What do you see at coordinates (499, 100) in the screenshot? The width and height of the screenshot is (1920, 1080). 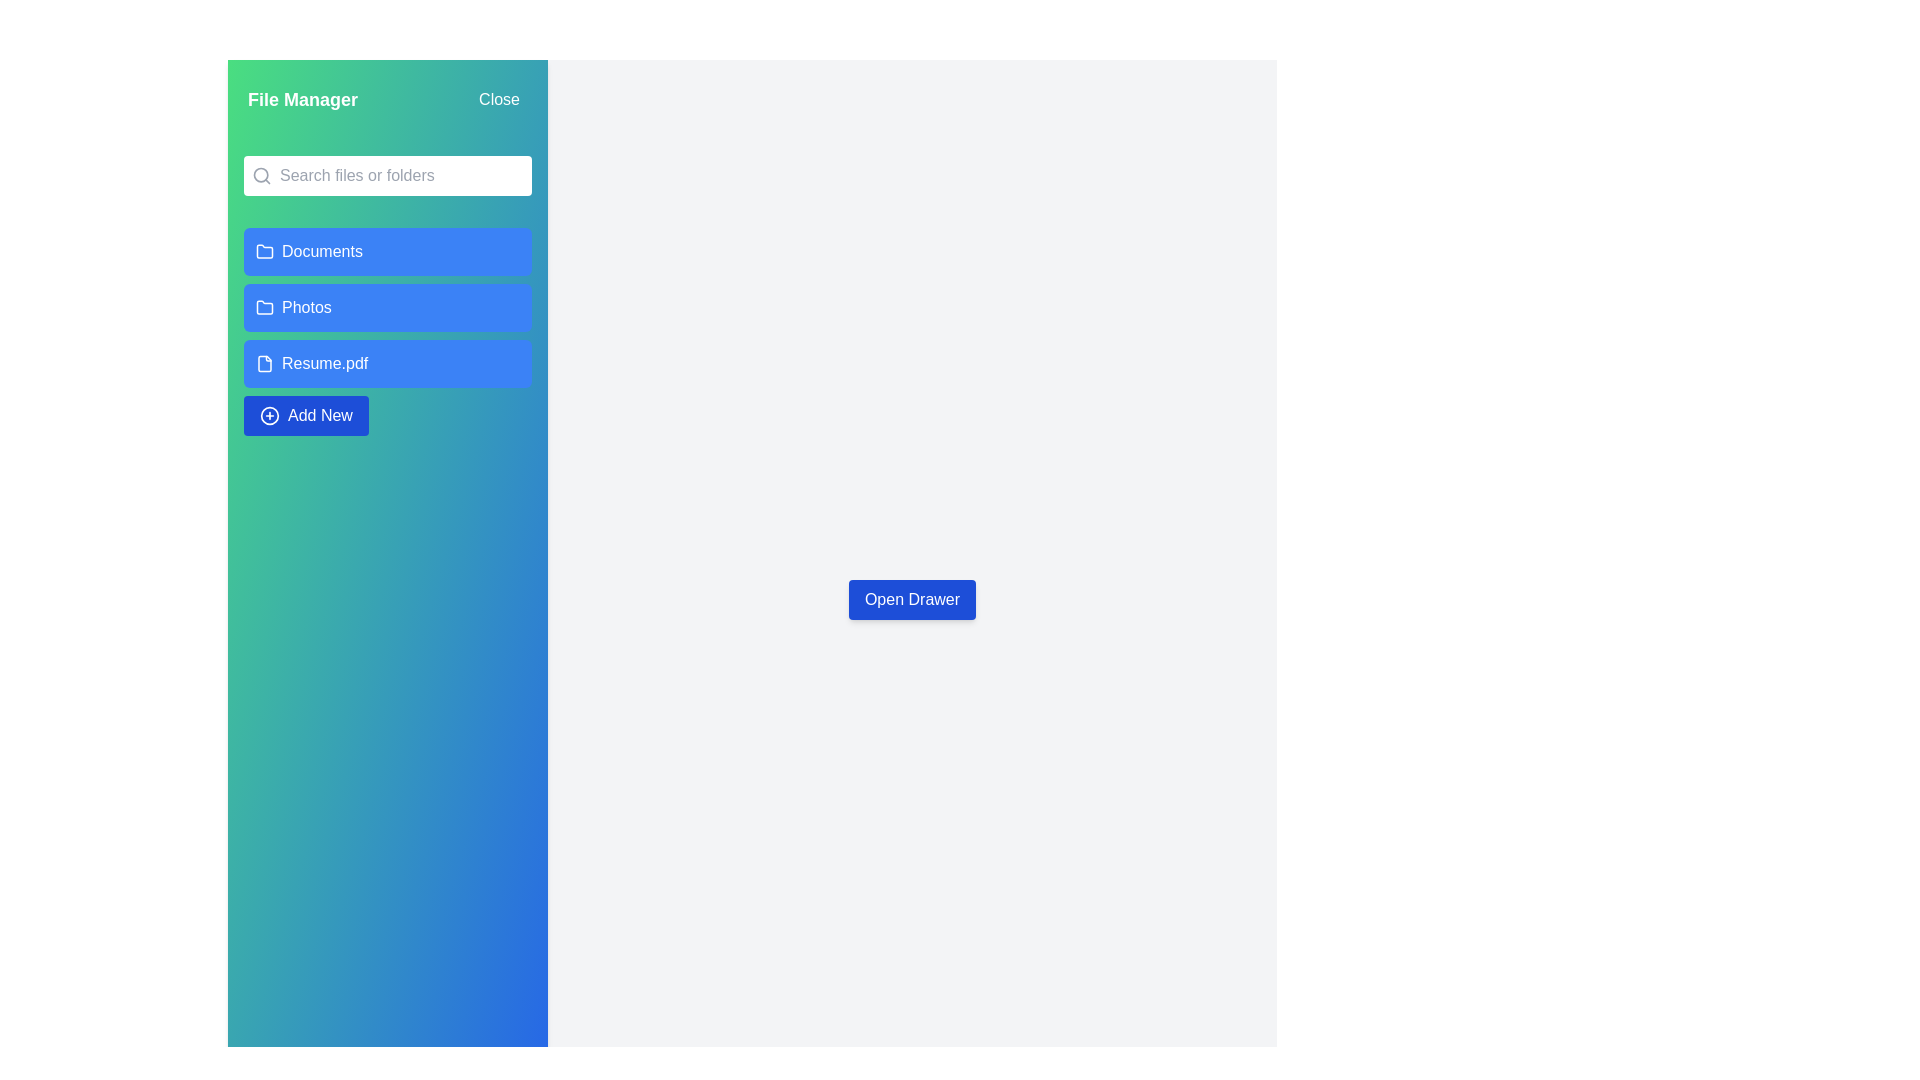 I see `the 'Close' button to close the File Management Drawer` at bounding box center [499, 100].